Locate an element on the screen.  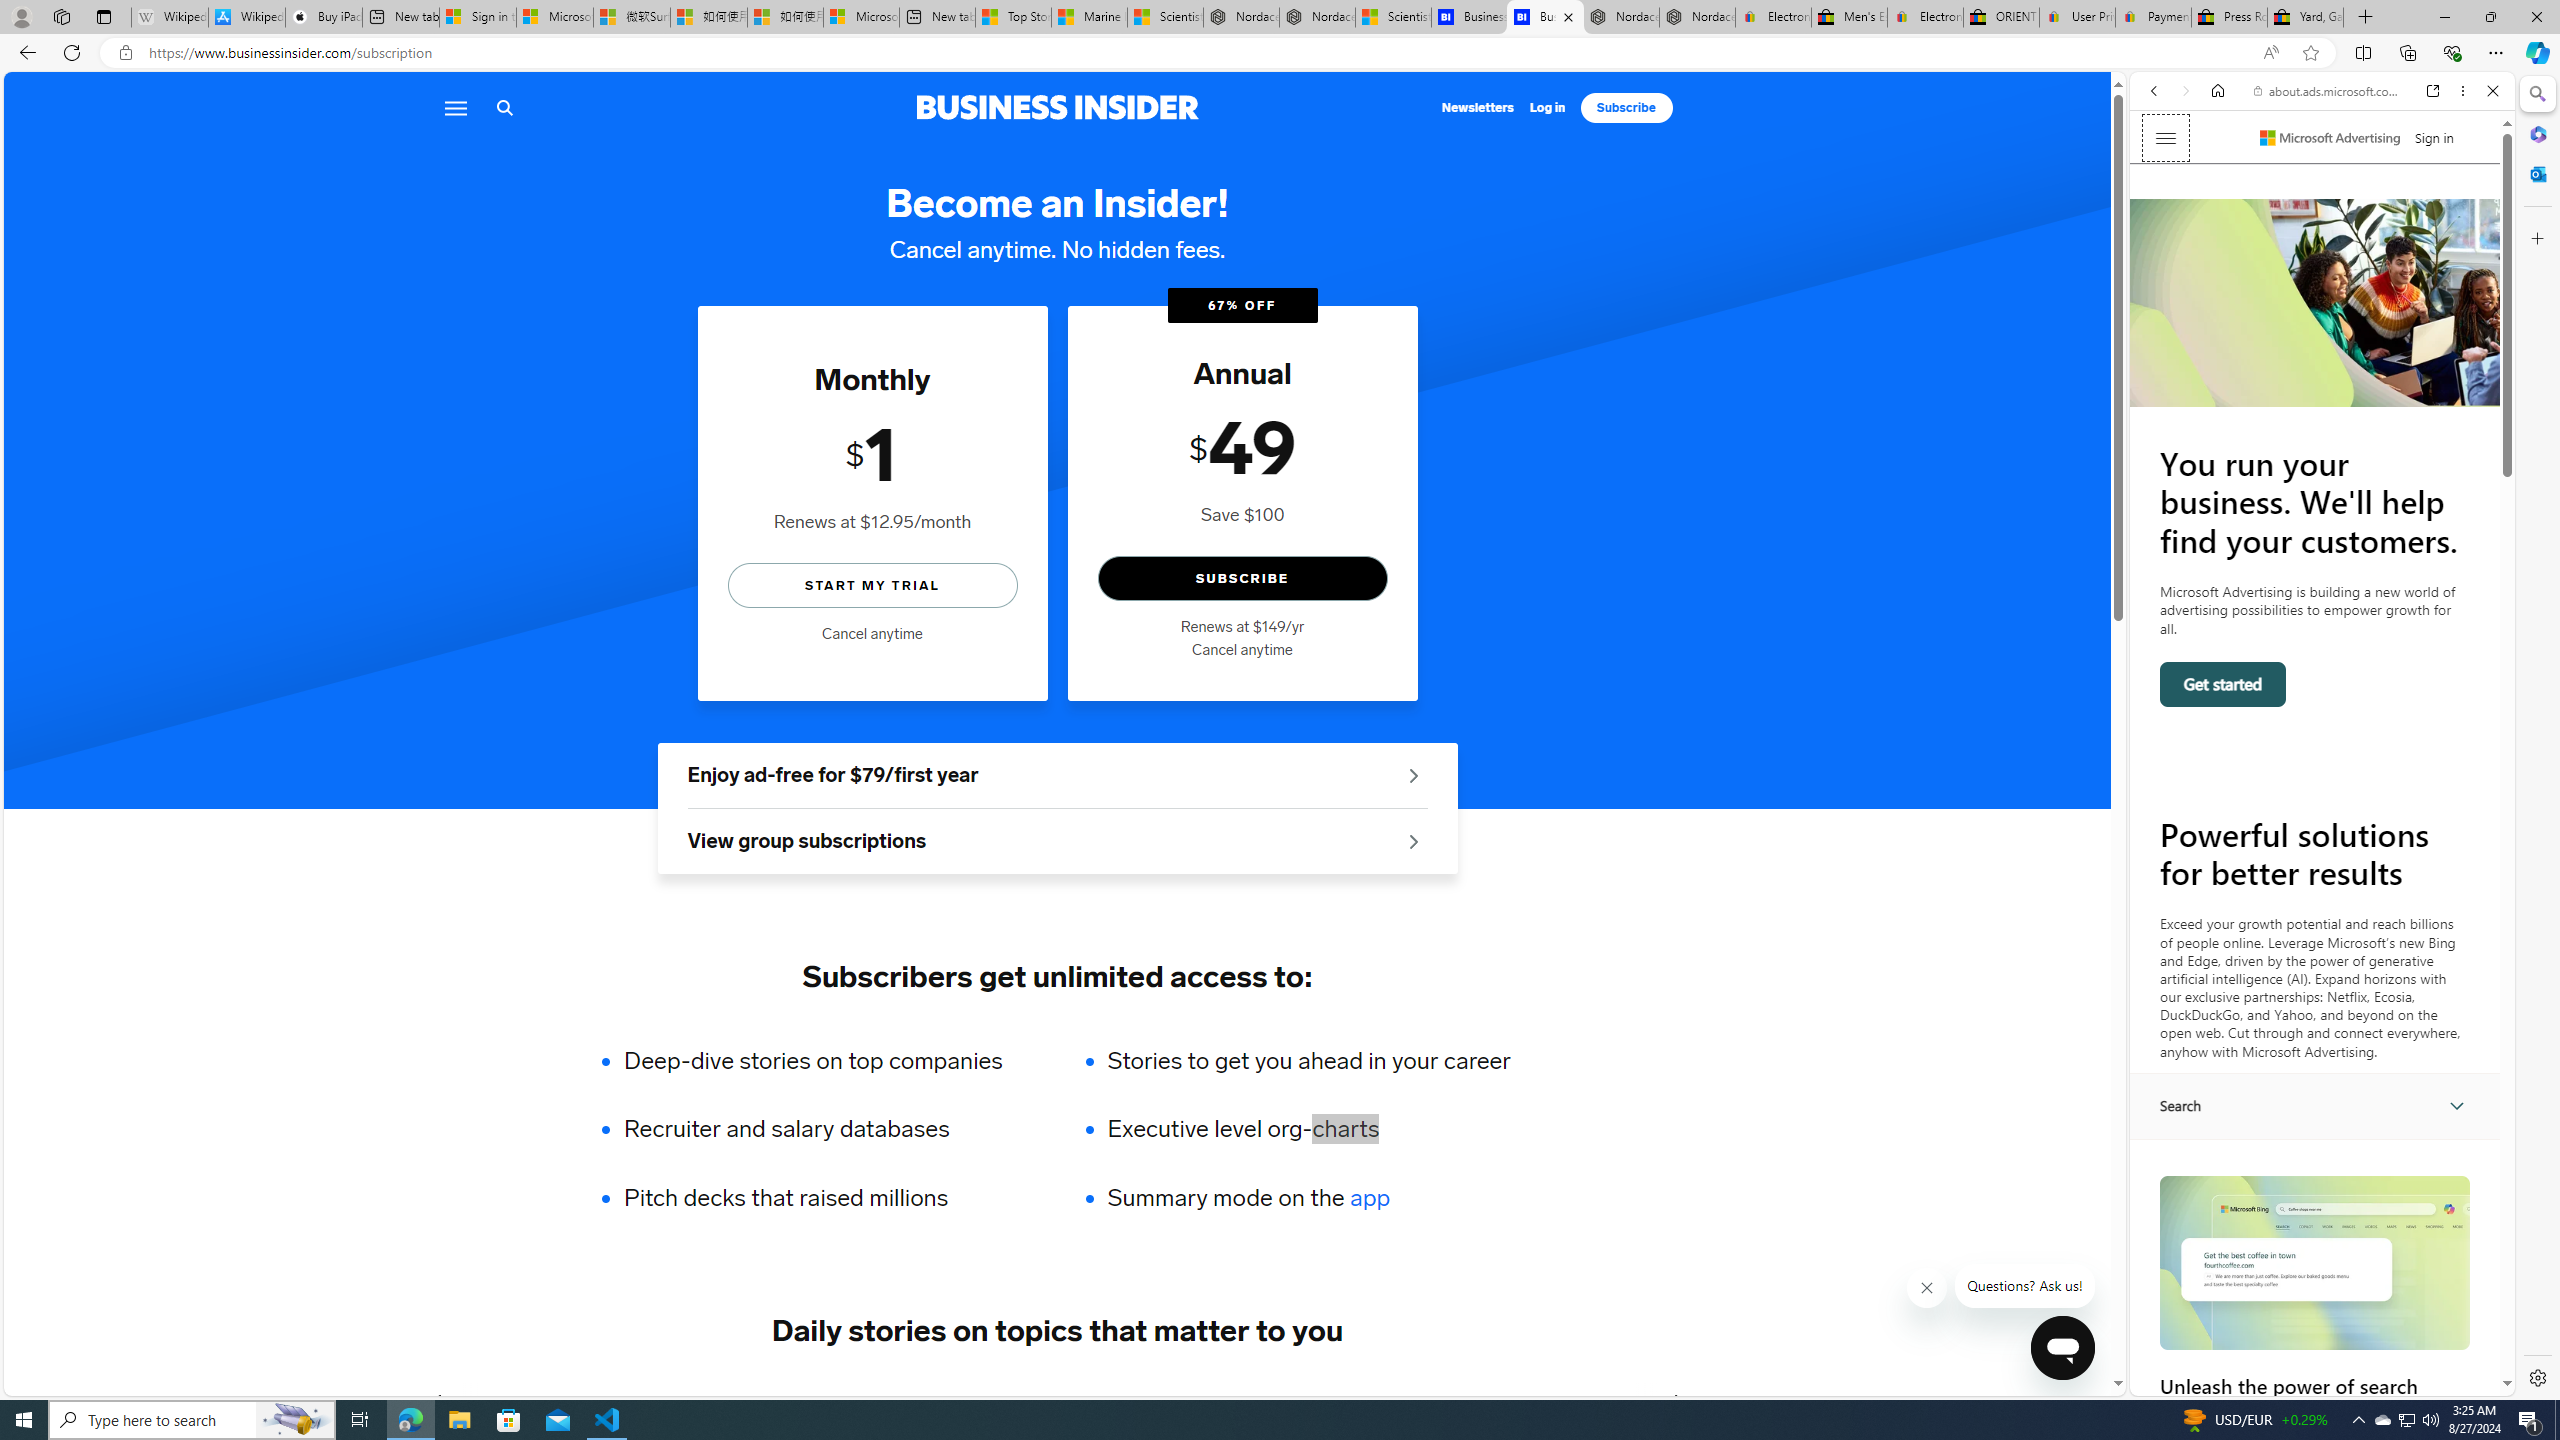
'Summary mode on the app' is located at coordinates (1308, 1198).